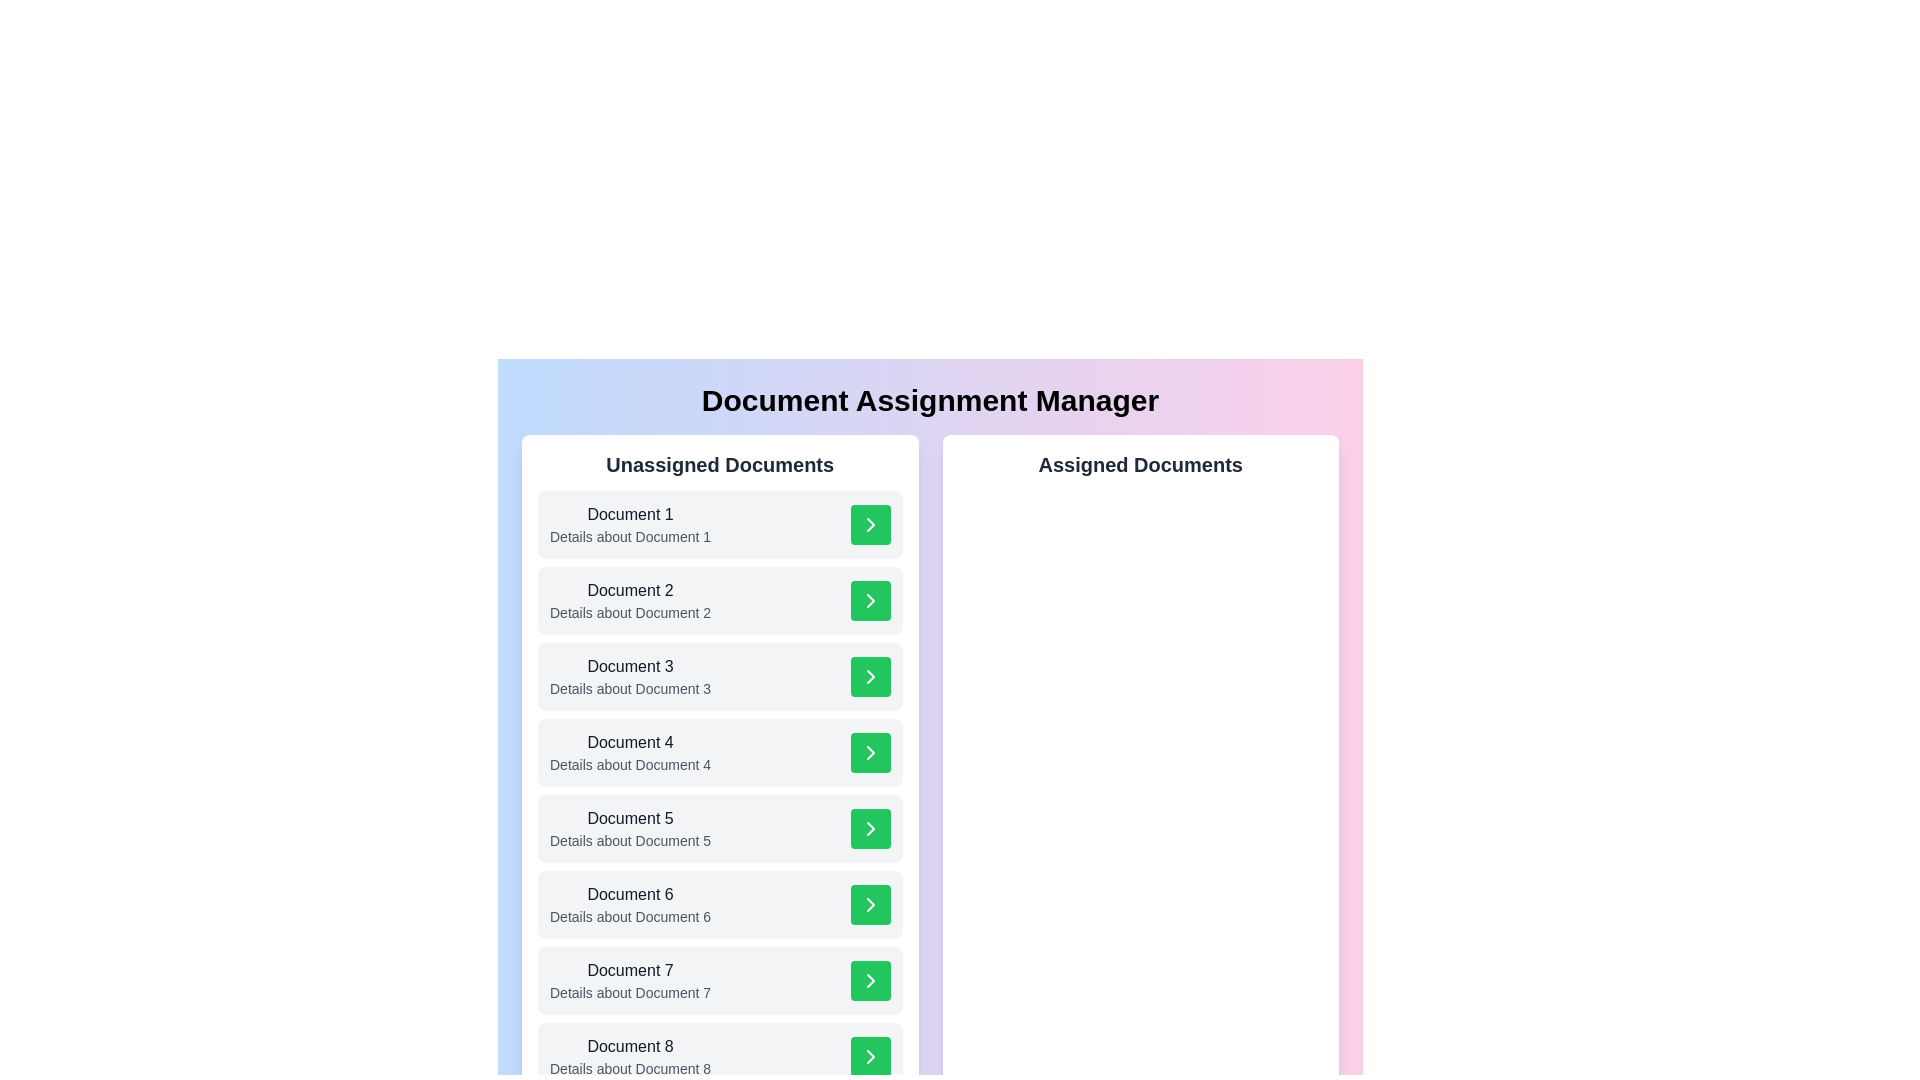  I want to click on the first list item titled 'Document 1' with a description 'Details about Document 1' in the 'Unassigned Documents' section, so click(720, 523).